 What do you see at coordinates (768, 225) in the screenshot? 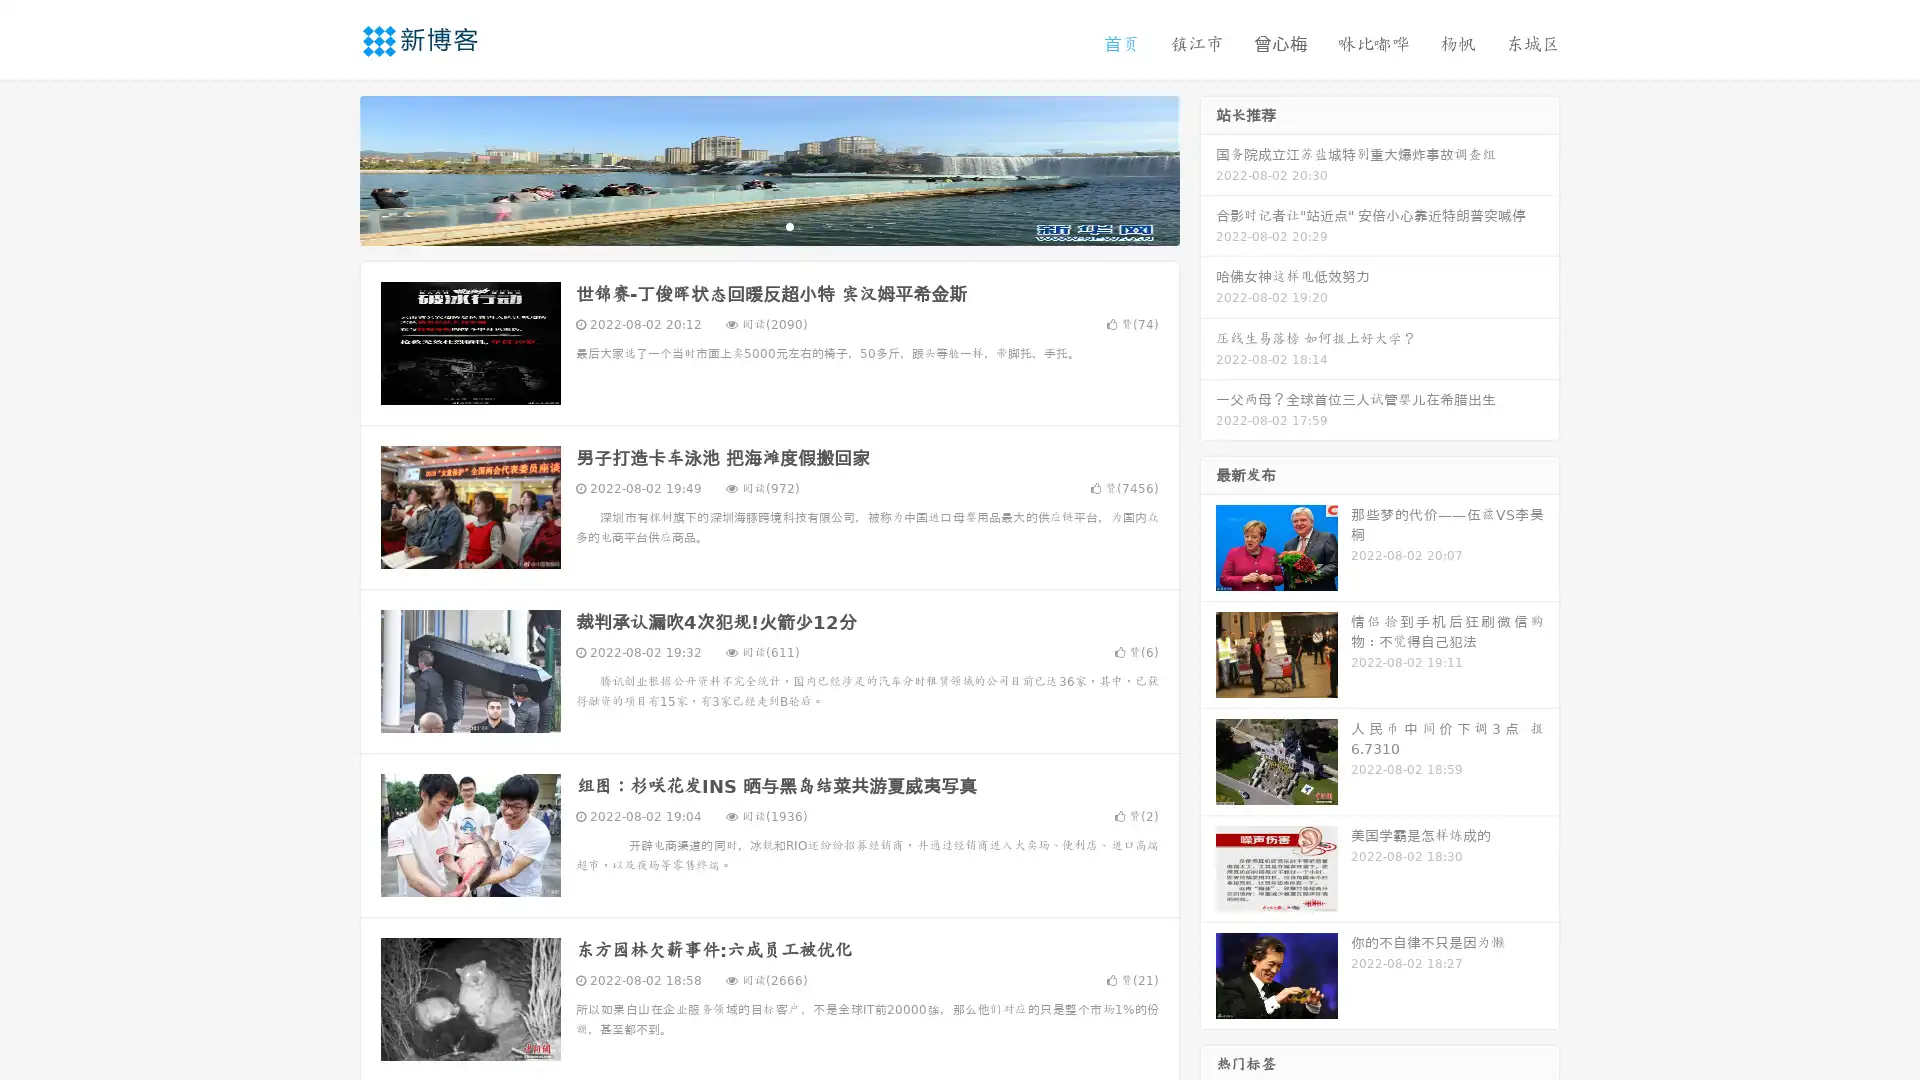
I see `Go to slide 2` at bounding box center [768, 225].